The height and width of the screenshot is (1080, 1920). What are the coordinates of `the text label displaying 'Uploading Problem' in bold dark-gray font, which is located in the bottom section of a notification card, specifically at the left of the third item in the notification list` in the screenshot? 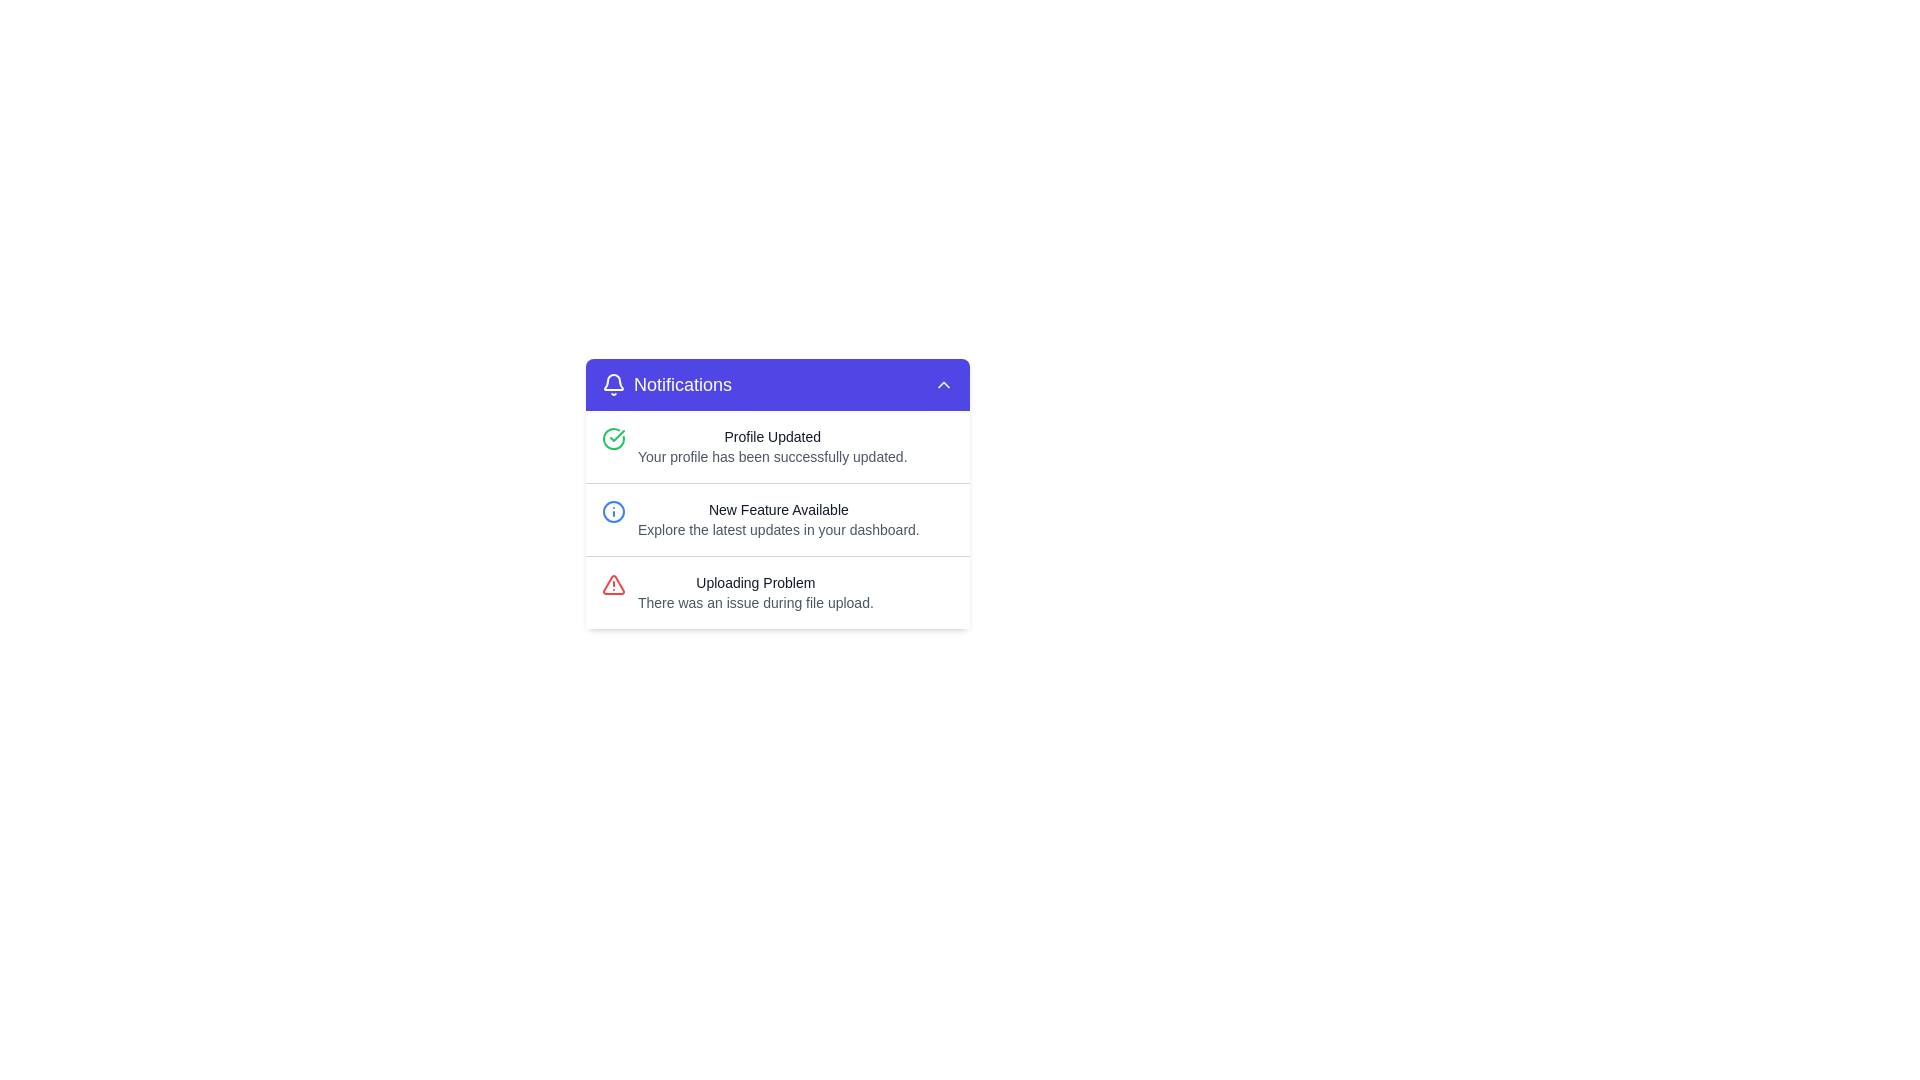 It's located at (754, 582).